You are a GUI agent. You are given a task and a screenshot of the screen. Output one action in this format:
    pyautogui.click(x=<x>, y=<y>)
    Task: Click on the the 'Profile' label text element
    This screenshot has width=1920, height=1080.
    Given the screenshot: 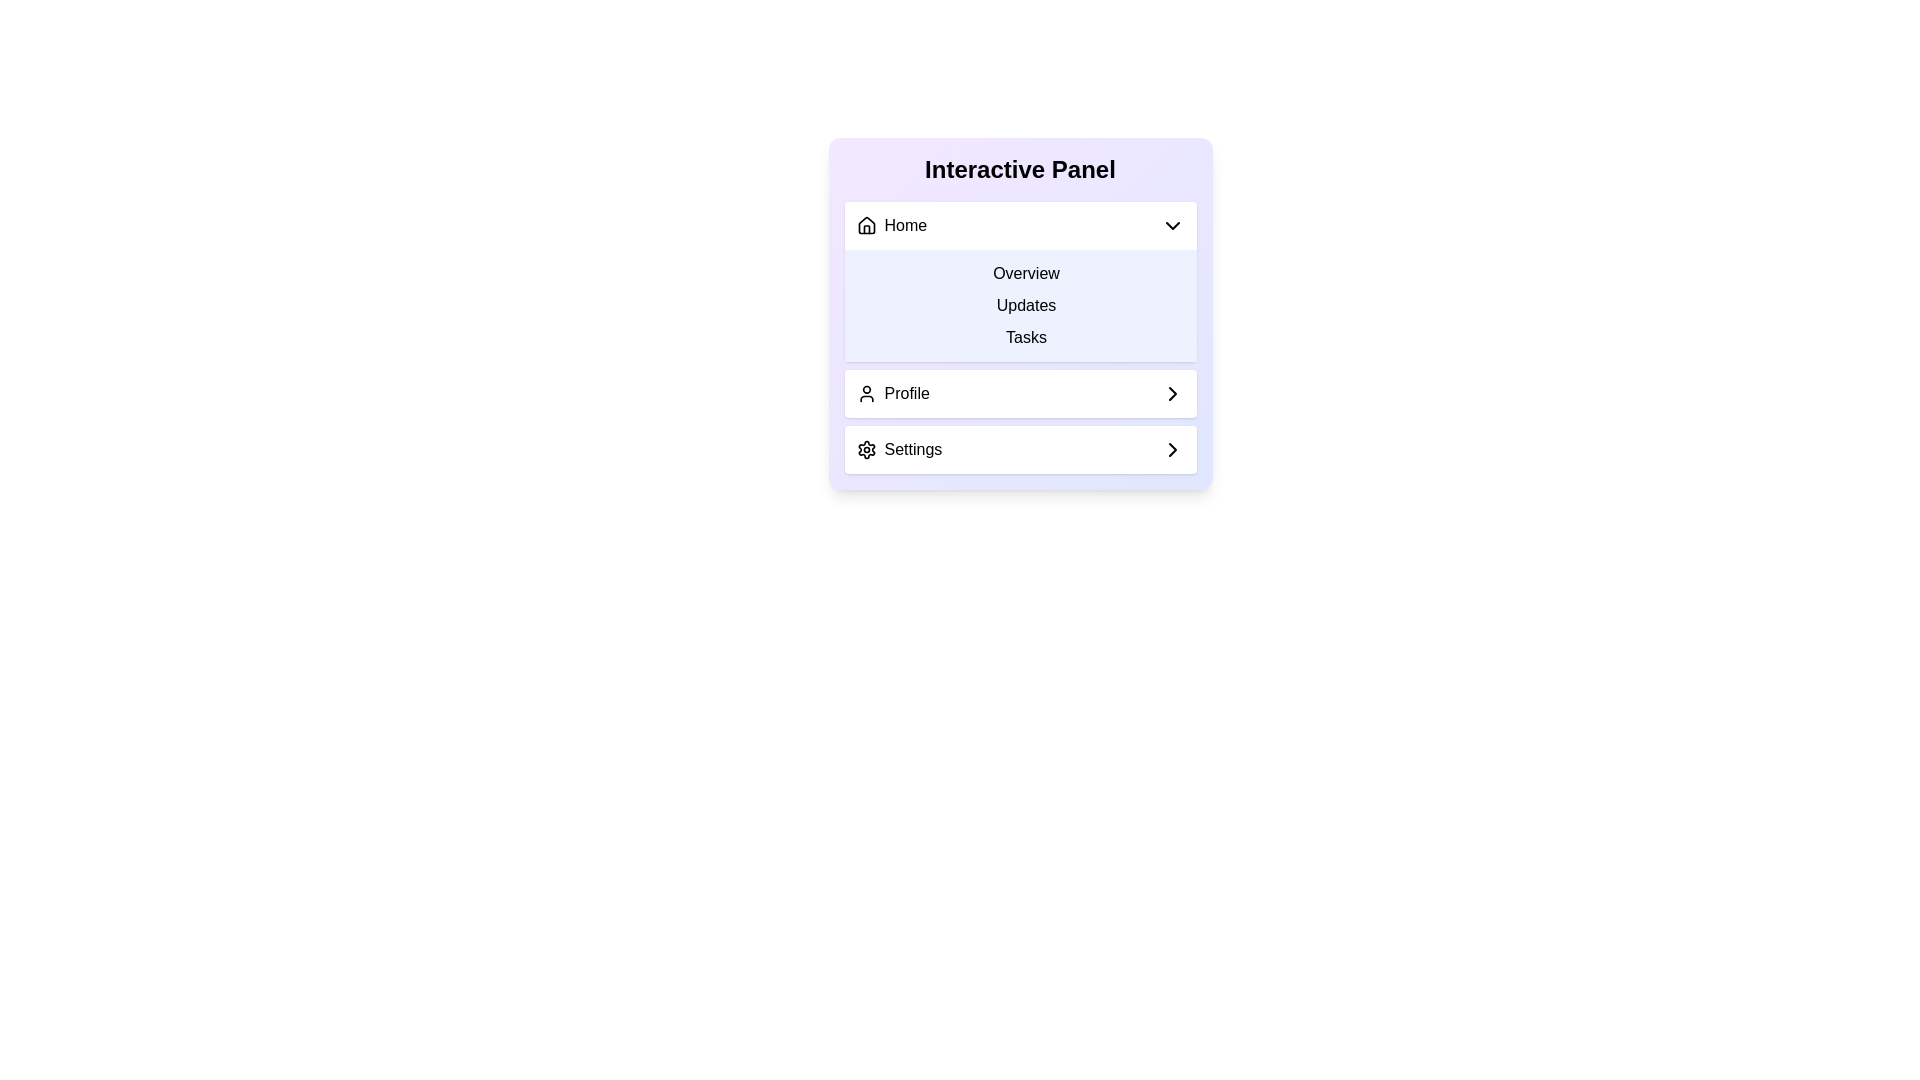 What is the action you would take?
    pyautogui.click(x=906, y=393)
    